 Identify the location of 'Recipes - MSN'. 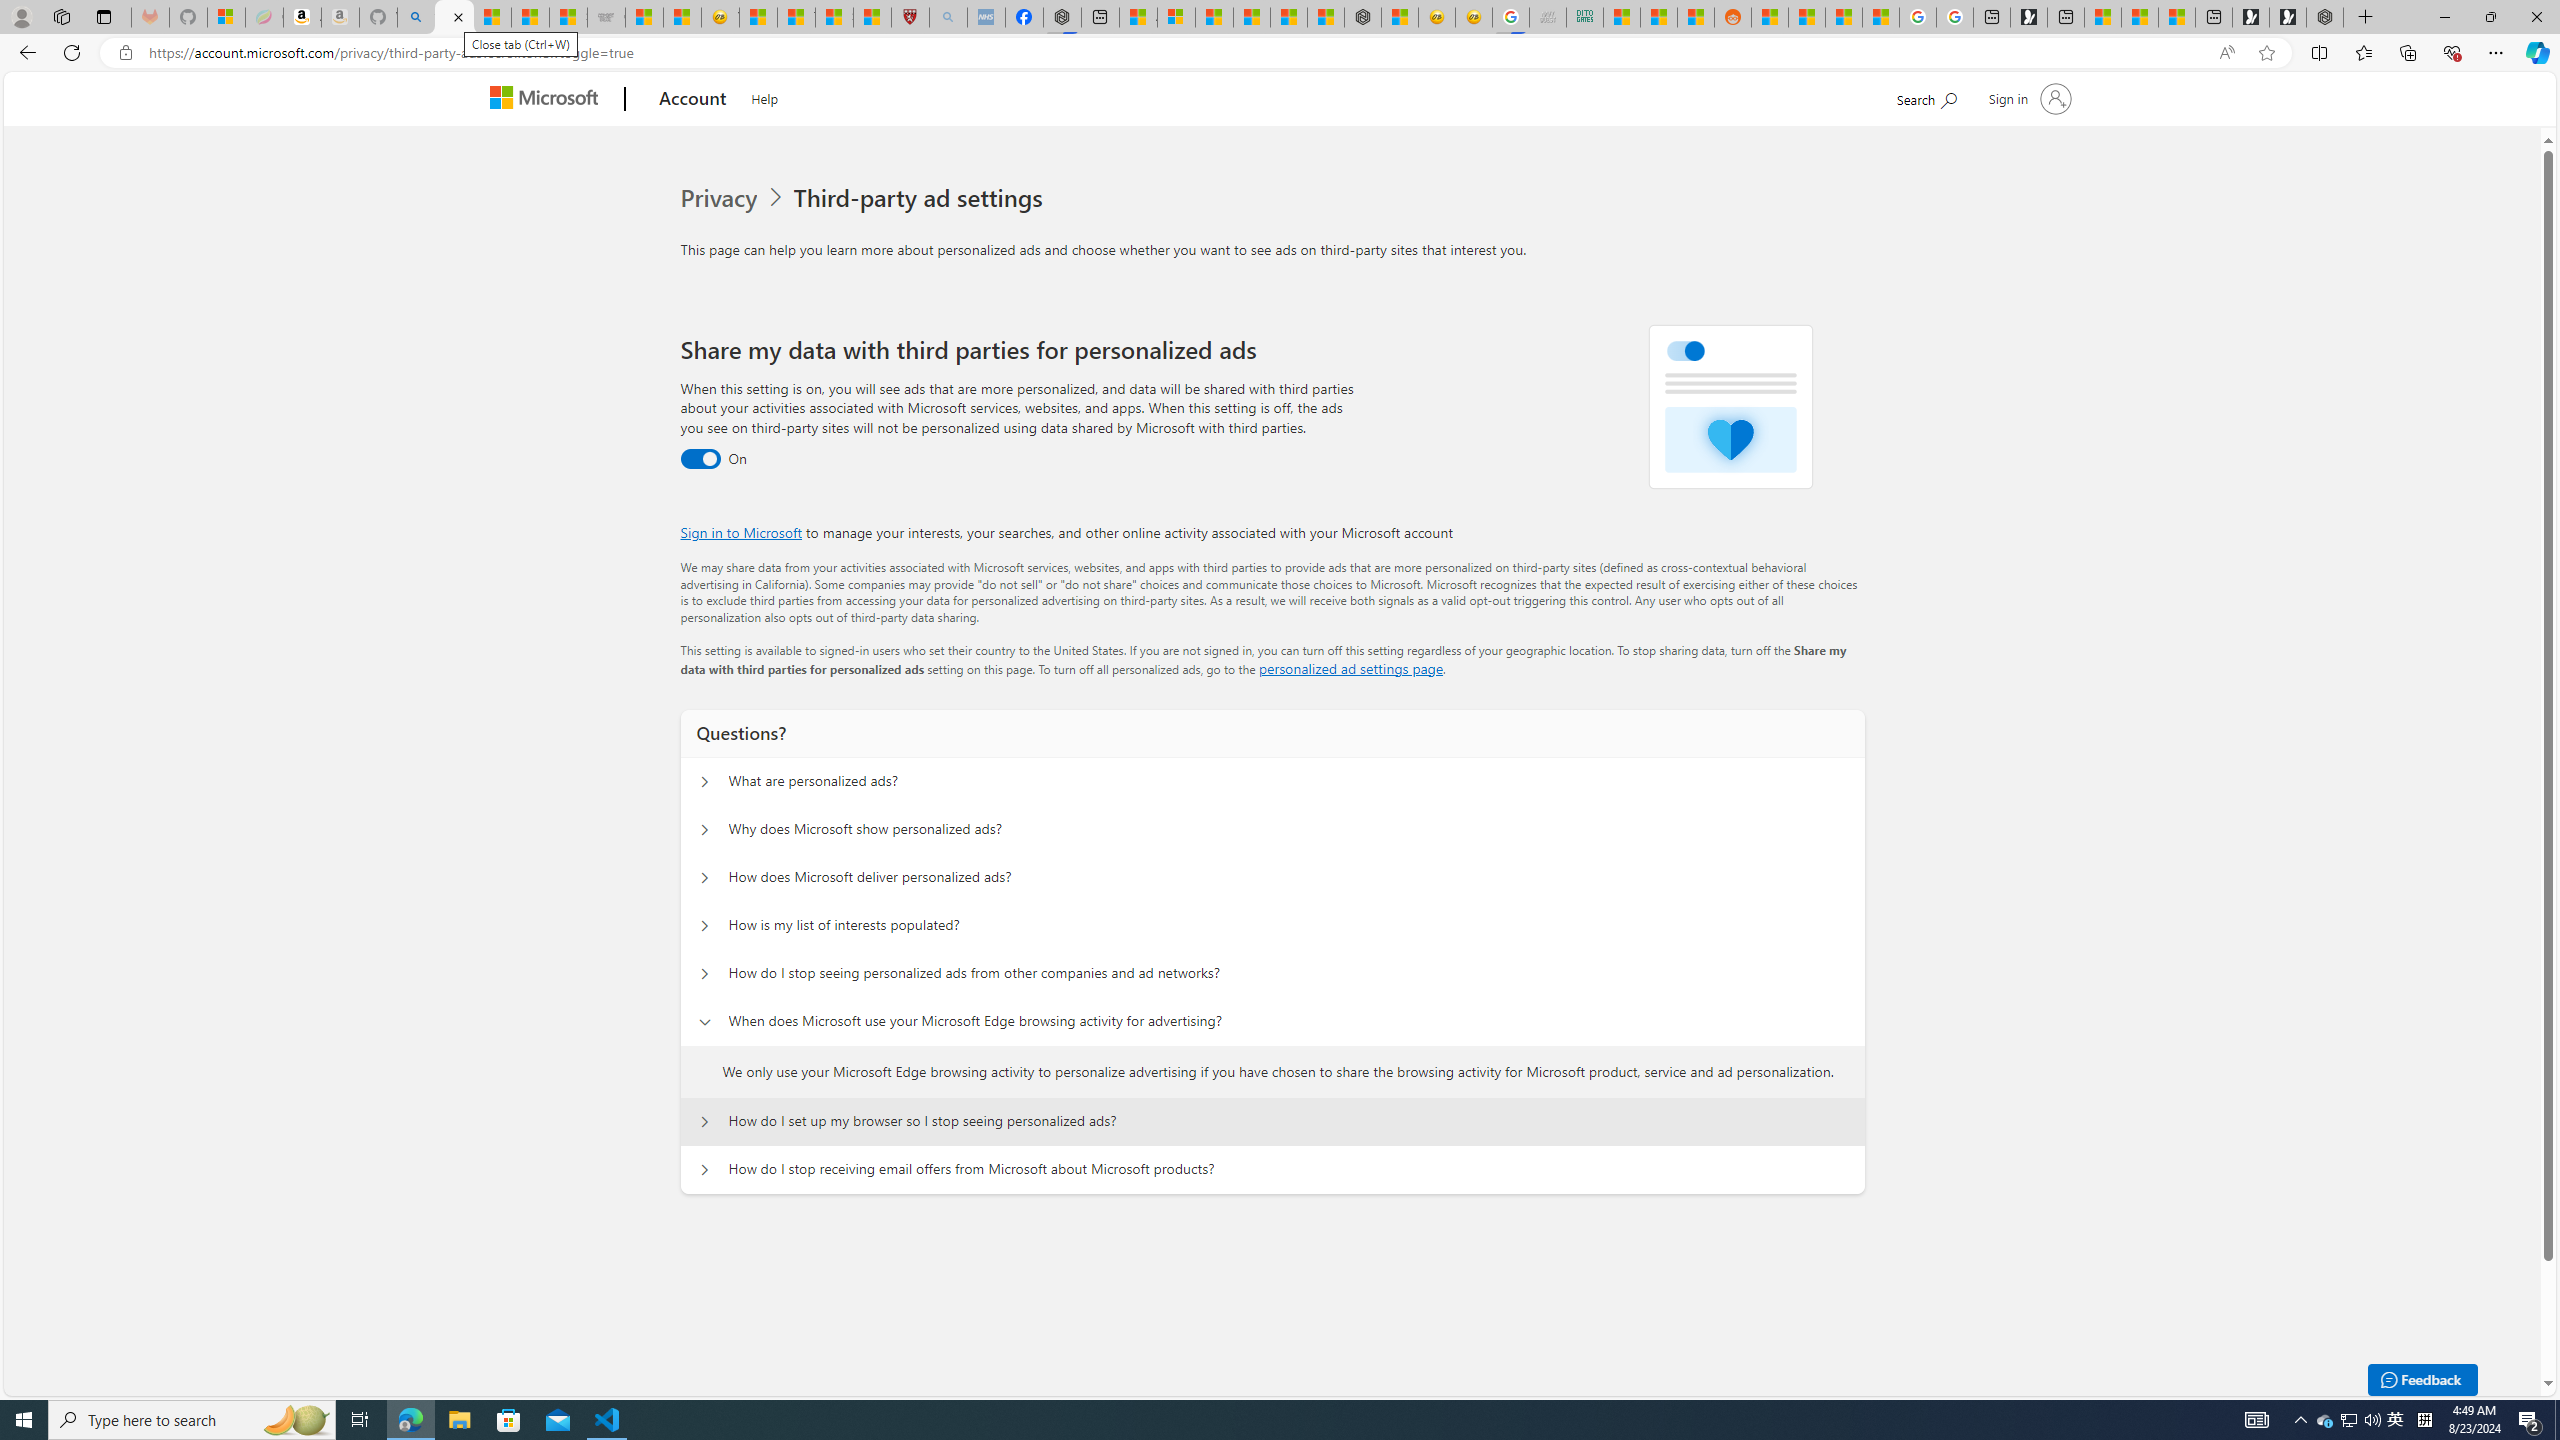
(758, 16).